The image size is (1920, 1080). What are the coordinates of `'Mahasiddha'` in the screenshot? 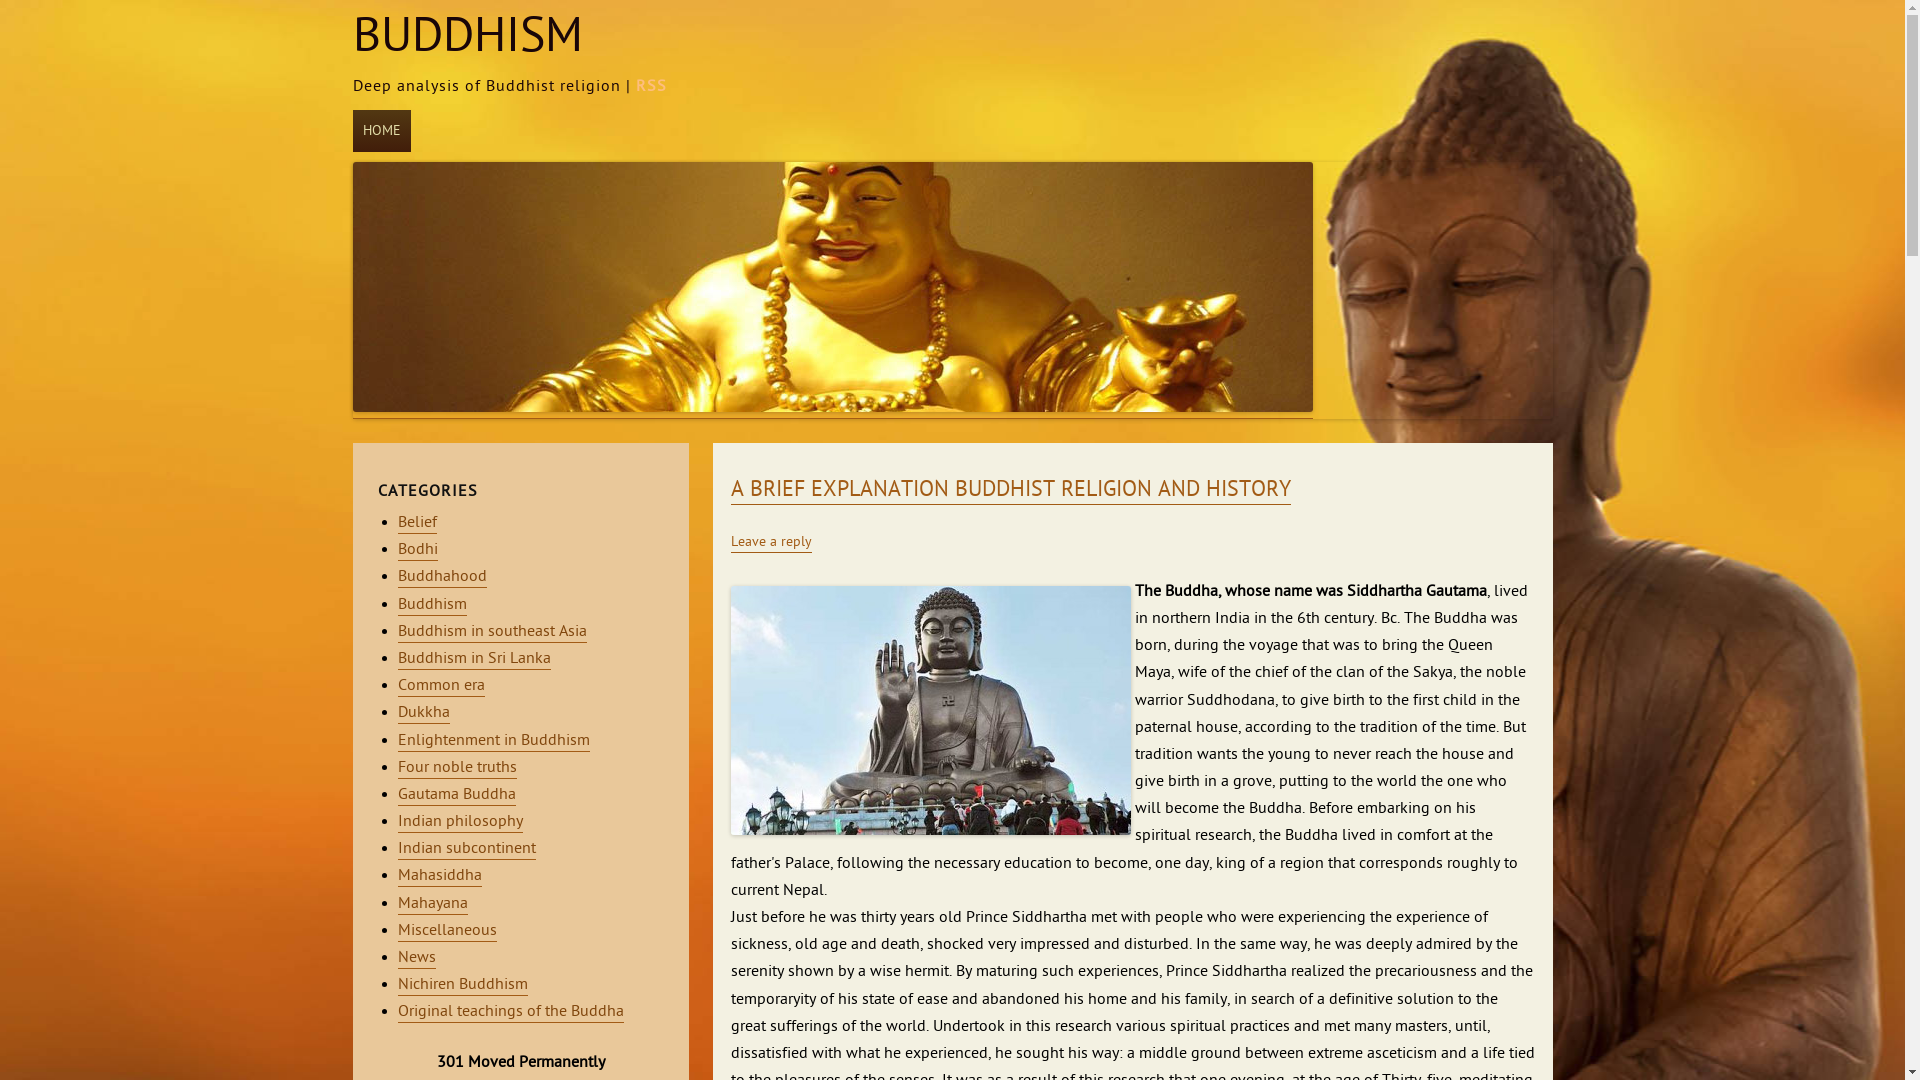 It's located at (398, 875).